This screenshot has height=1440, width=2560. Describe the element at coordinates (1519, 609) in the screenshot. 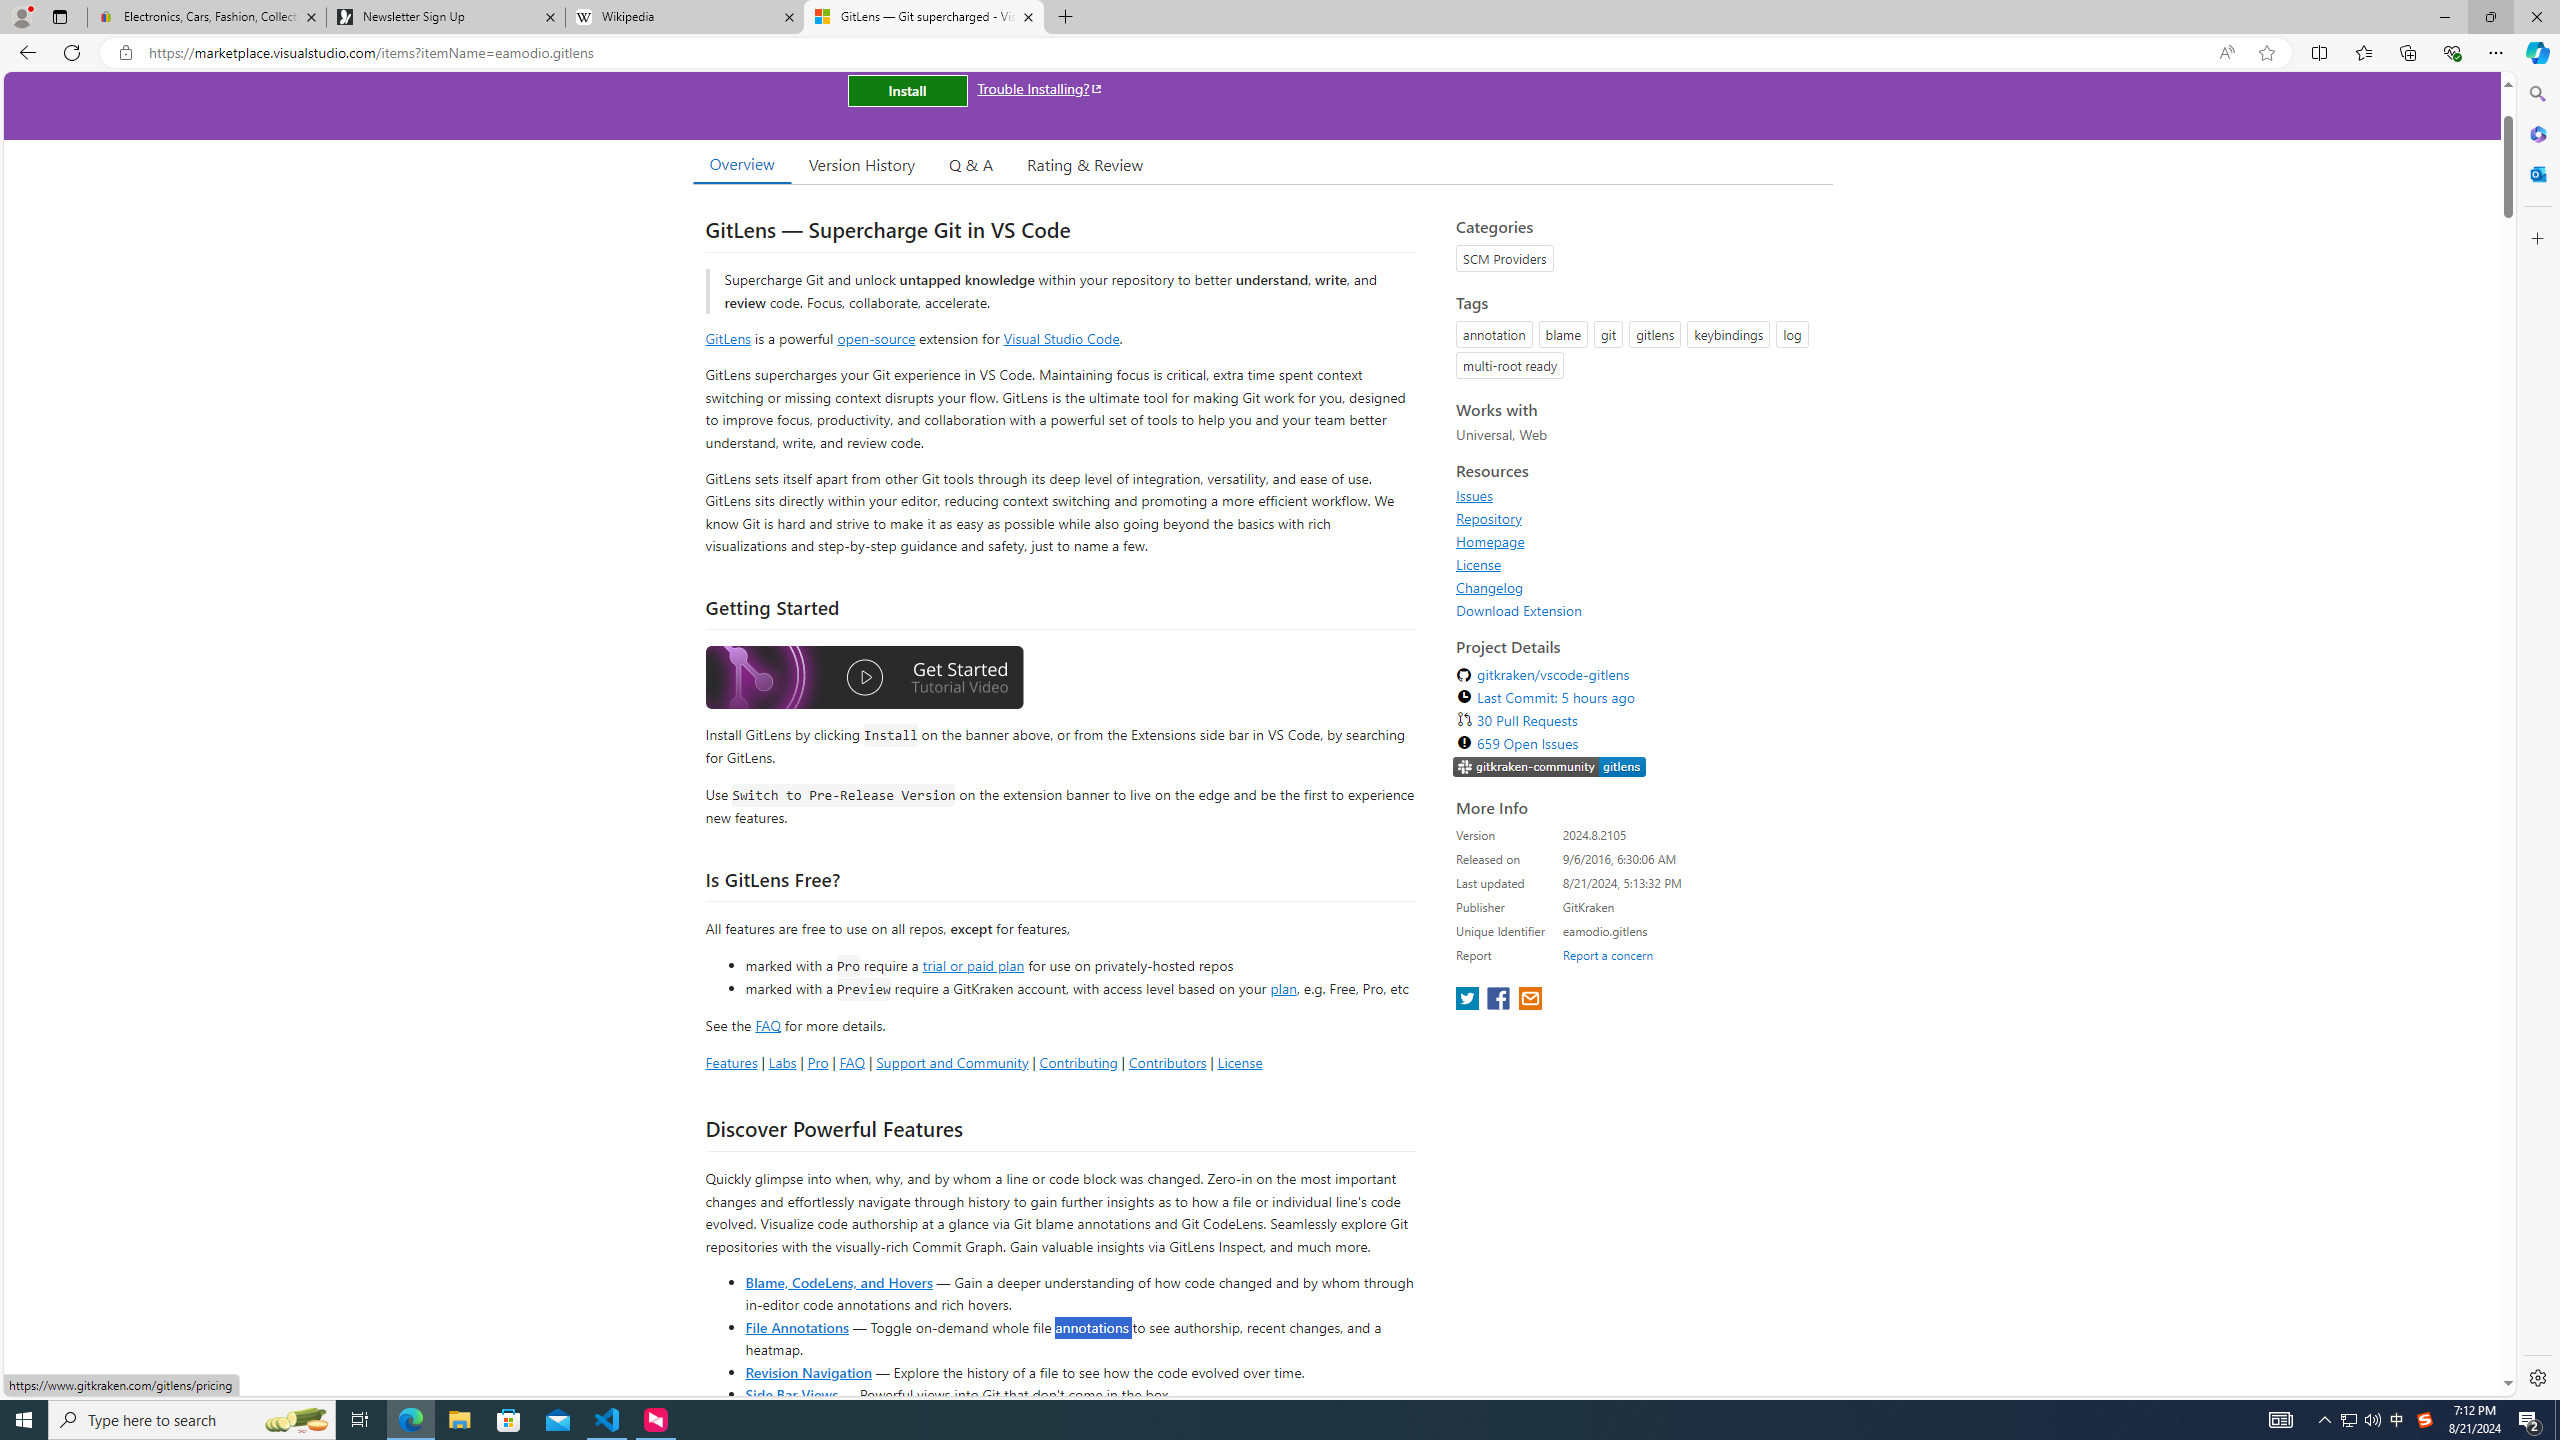

I see `'Download Extension'` at that location.